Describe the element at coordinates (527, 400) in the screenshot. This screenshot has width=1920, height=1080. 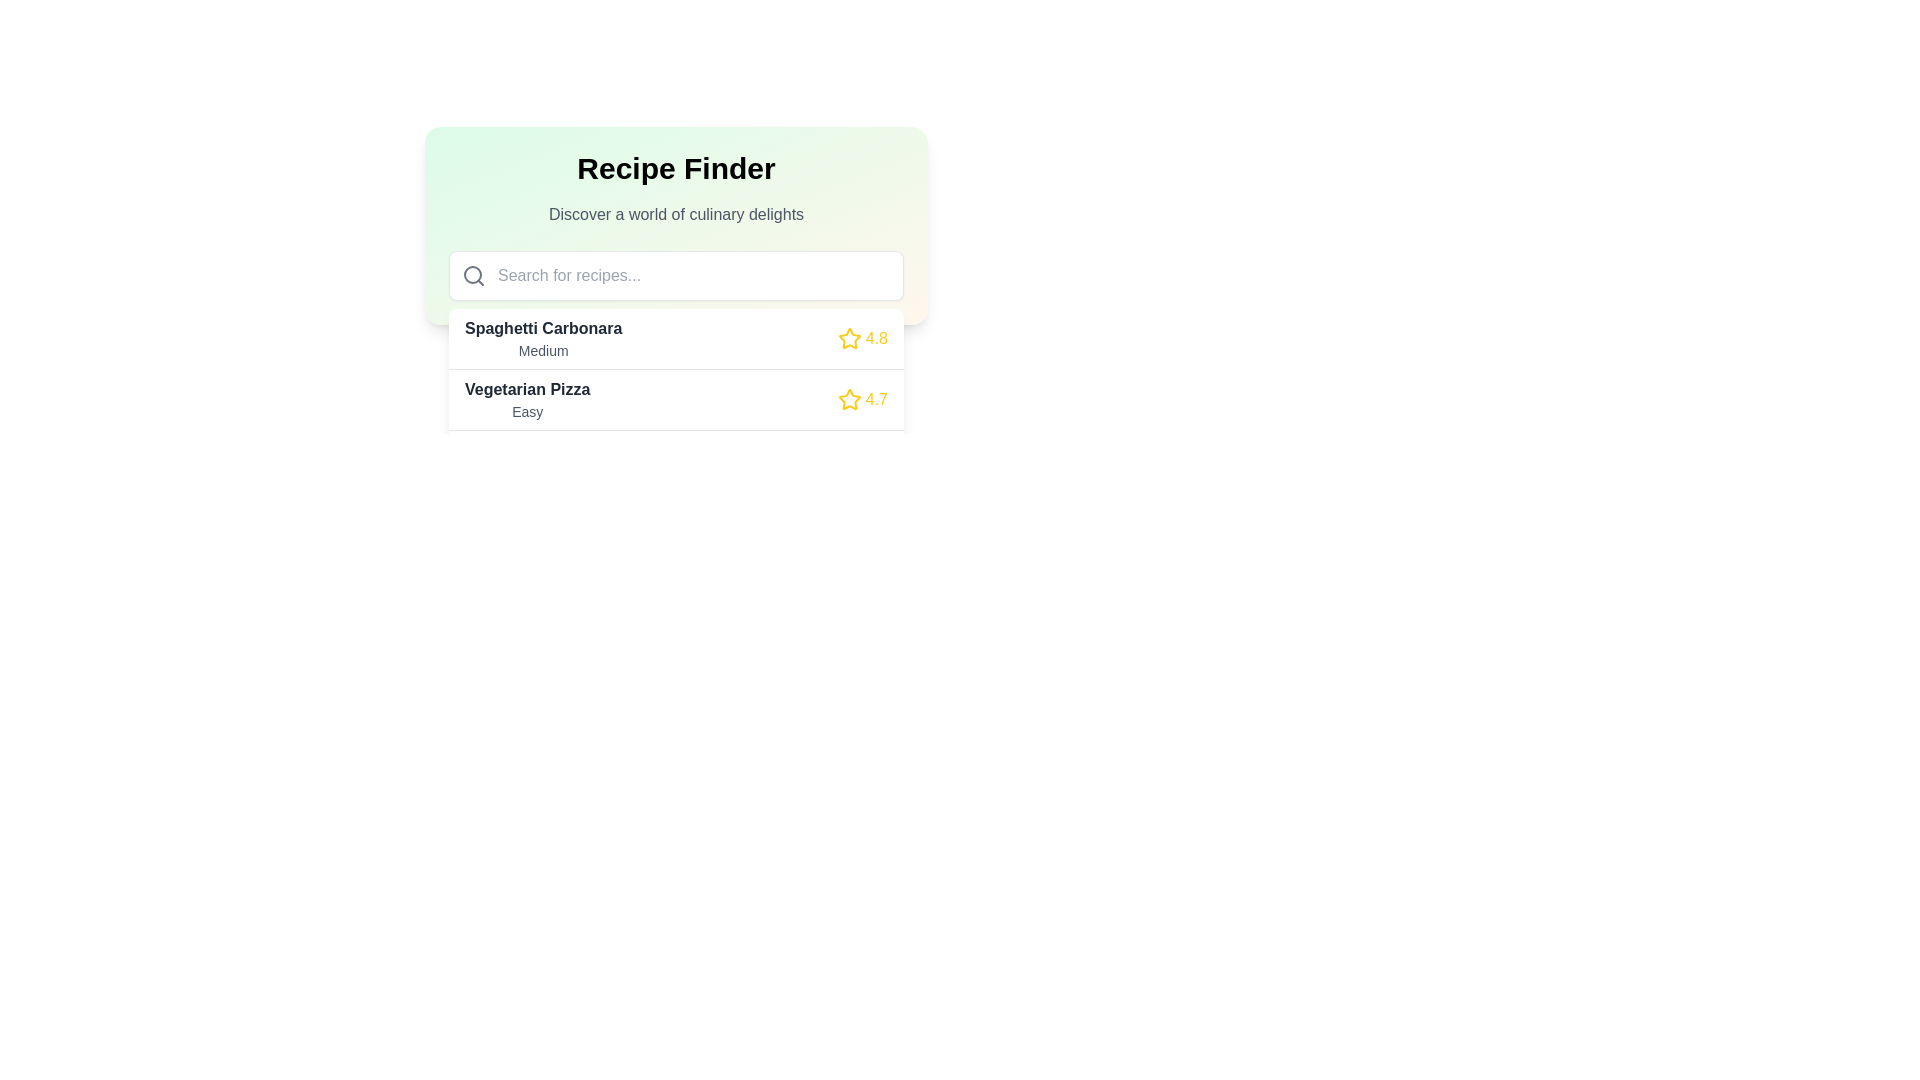
I see `the 'Vegetarian Pizza' text element which is bold and has 'Easy' in a smaller grey font underneath, located as the second item in the list within the 'Recipe Finder' interface` at that location.